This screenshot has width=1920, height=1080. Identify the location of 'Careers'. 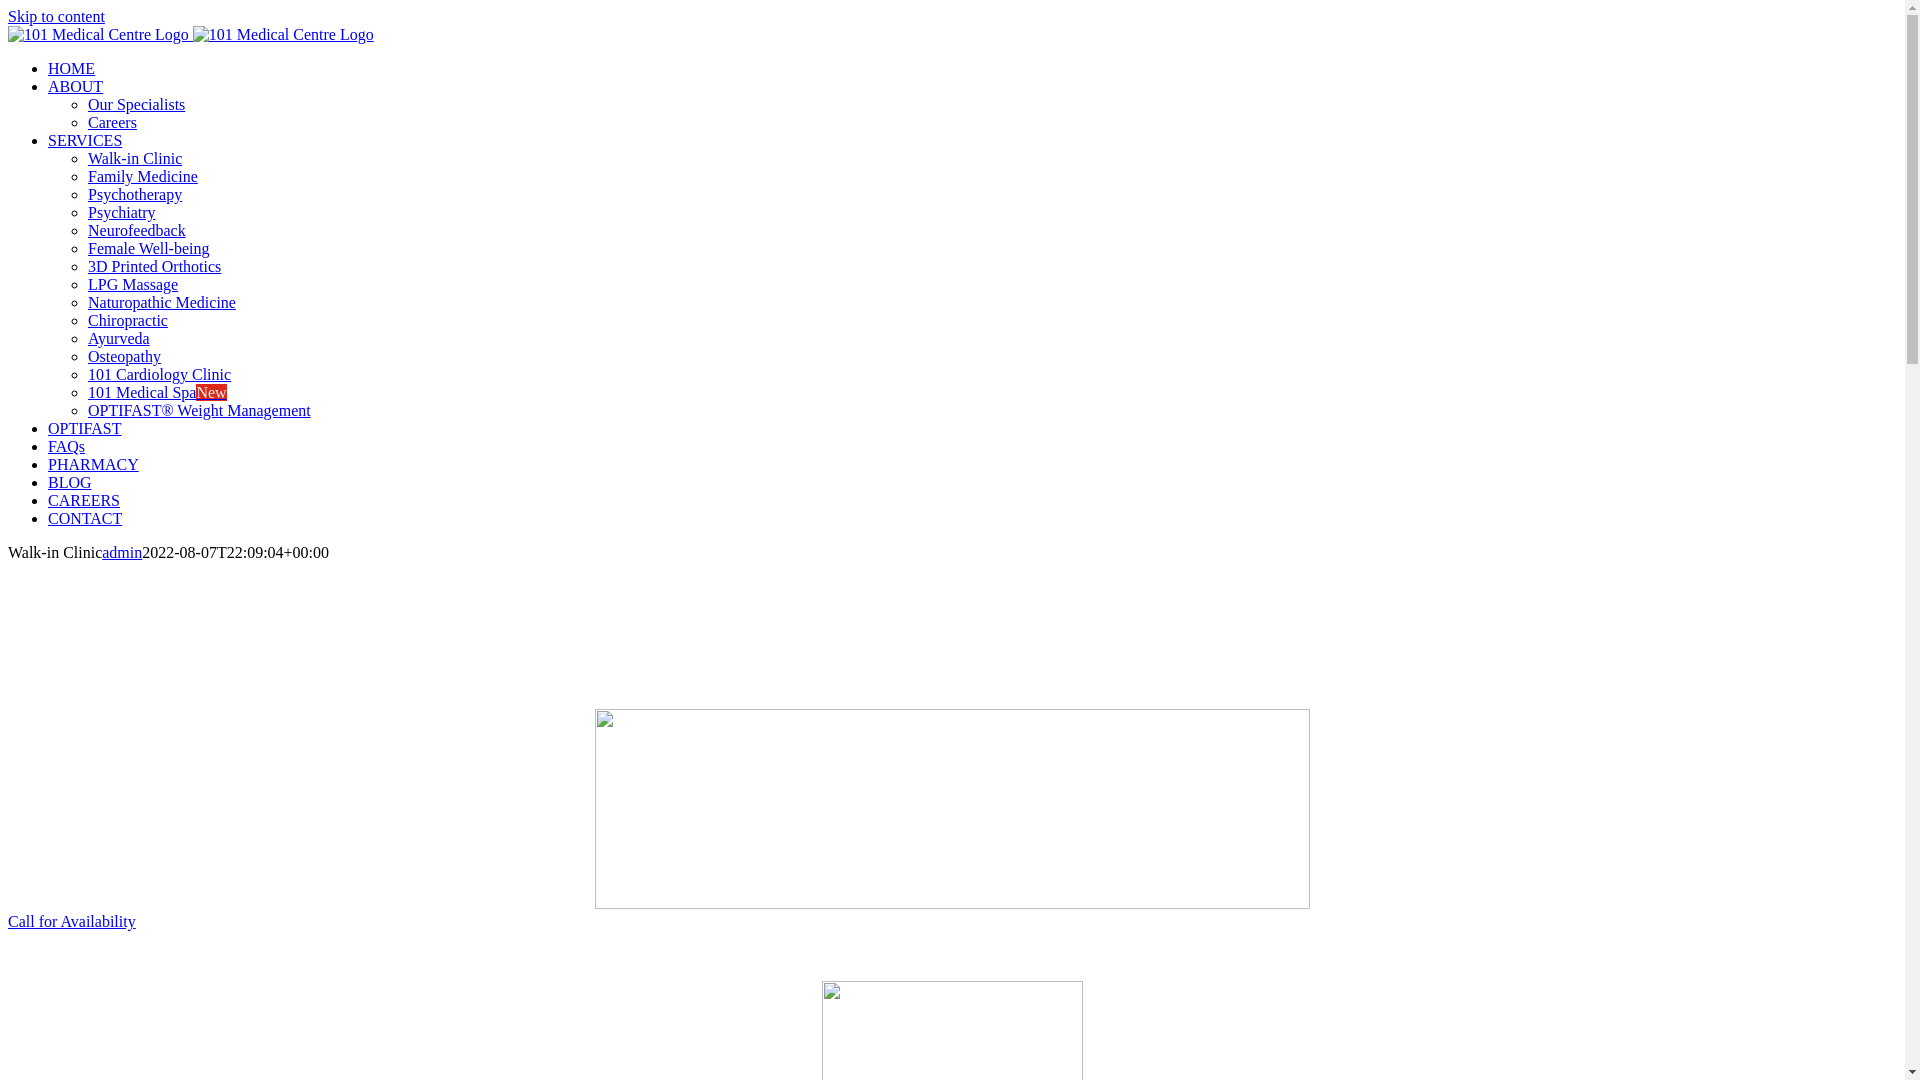
(111, 122).